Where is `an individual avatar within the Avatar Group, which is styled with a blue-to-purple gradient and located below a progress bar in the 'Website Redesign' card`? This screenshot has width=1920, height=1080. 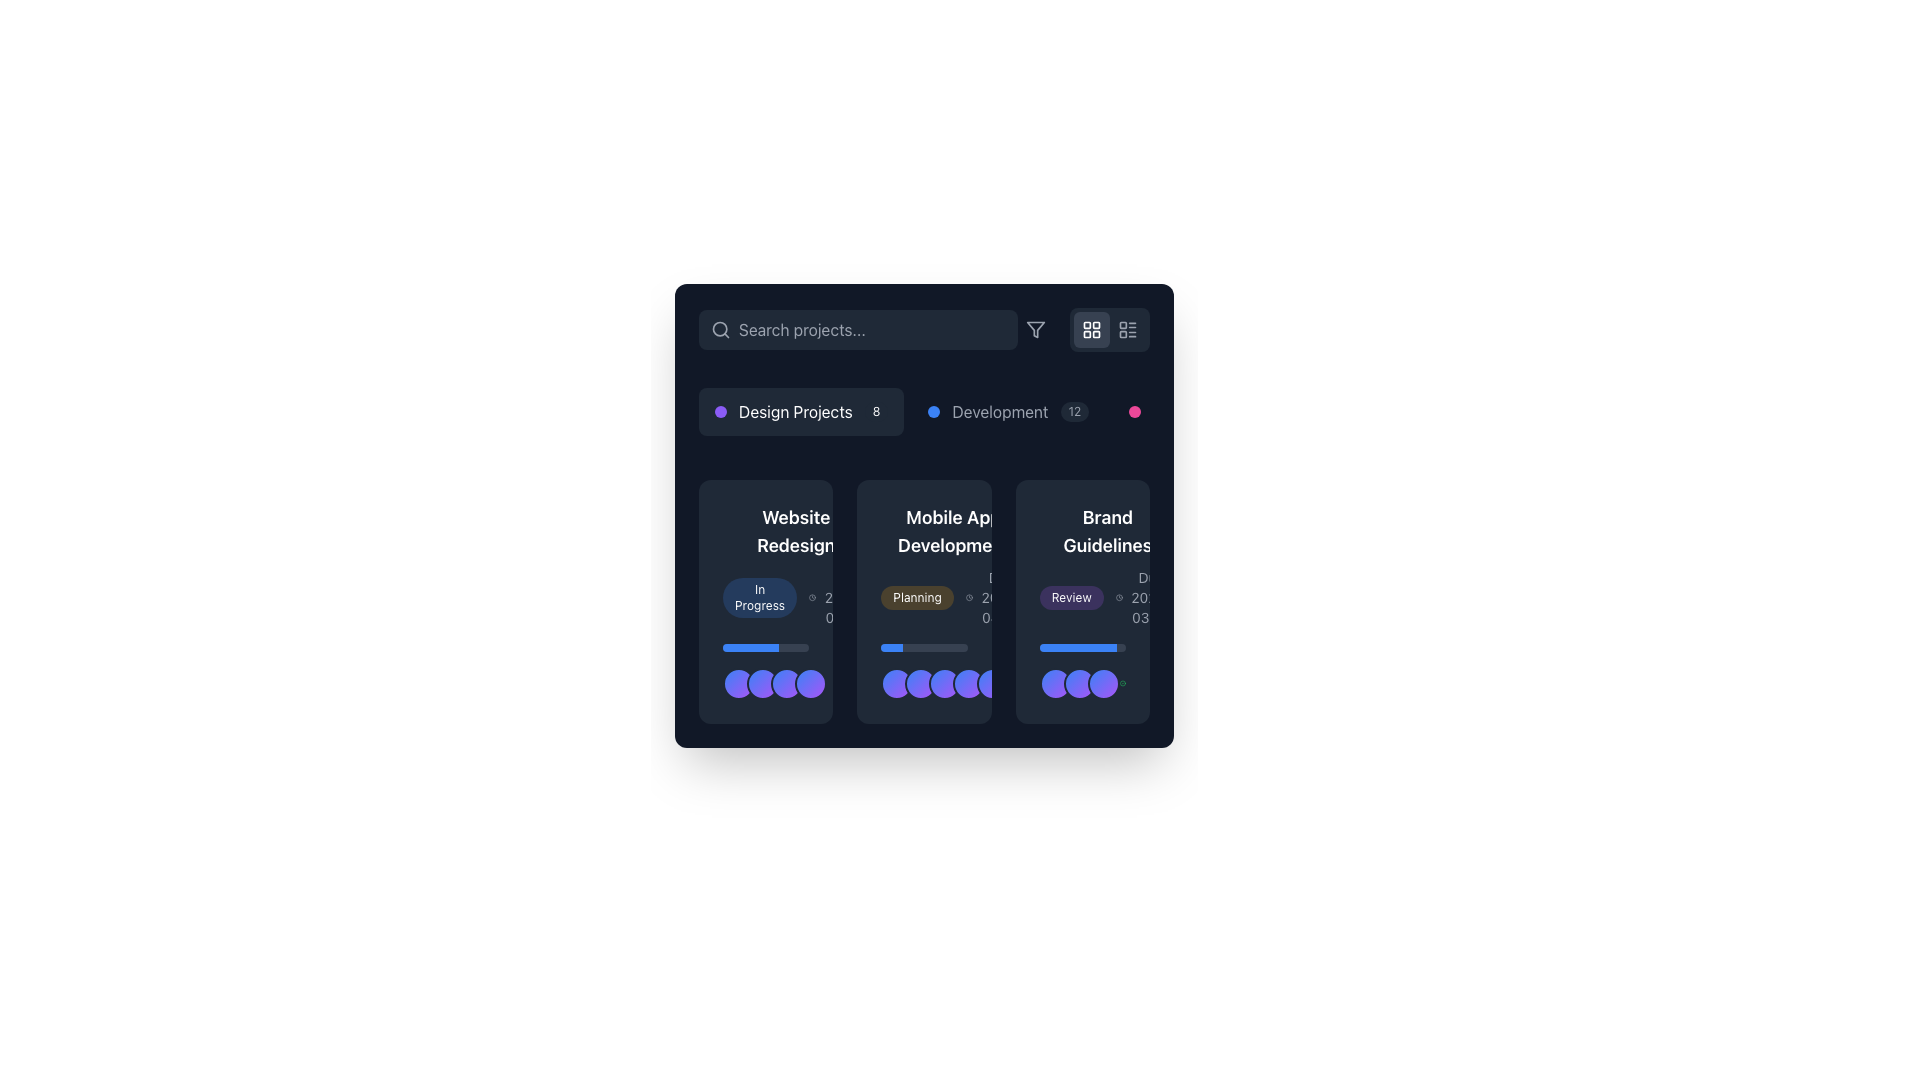 an individual avatar within the Avatar Group, which is styled with a blue-to-purple gradient and located below a progress bar in the 'Website Redesign' card is located at coordinates (765, 671).